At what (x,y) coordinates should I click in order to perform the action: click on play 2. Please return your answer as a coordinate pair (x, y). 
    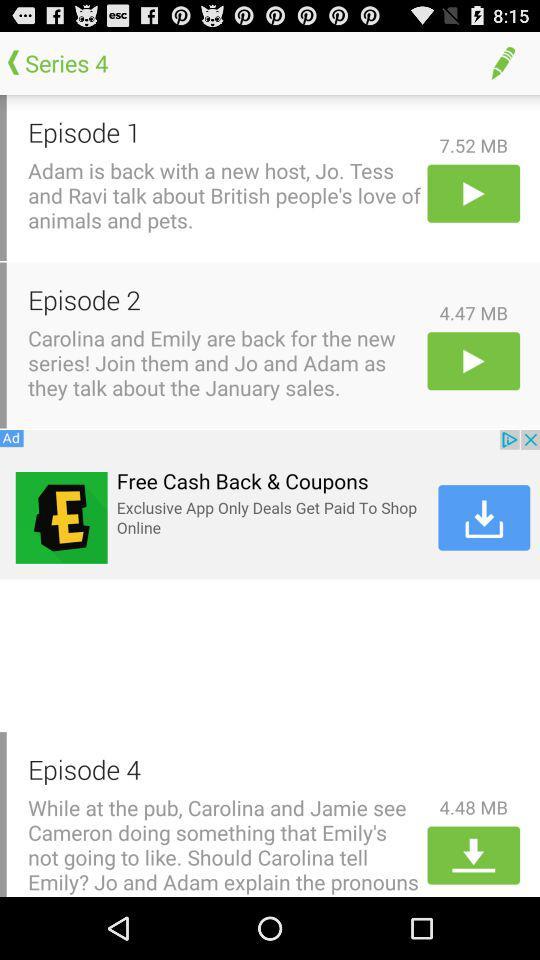
    Looking at the image, I should click on (472, 360).